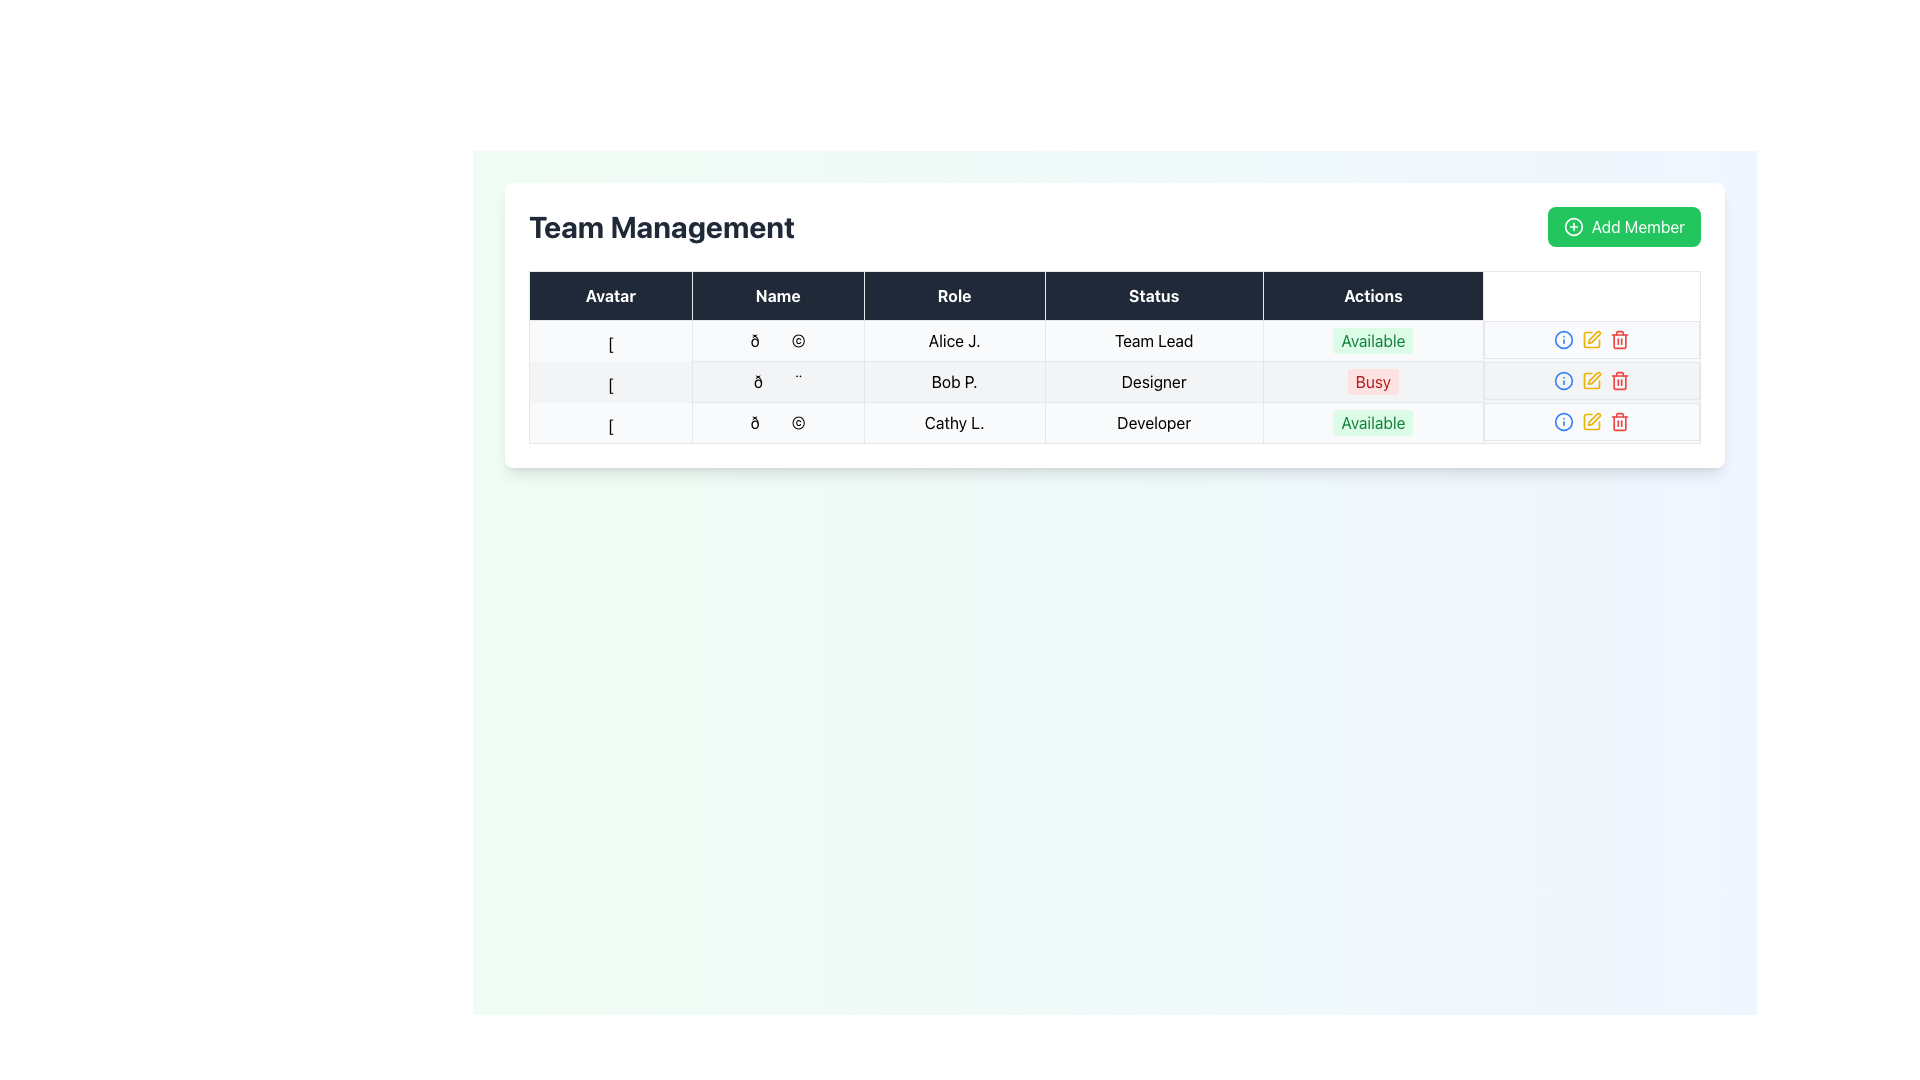  I want to click on the text element displaying the name 'Bob P.' in the second row of the table, which includes the 'Role' as 'Designer' and 'Status' as 'Busy', so click(953, 381).